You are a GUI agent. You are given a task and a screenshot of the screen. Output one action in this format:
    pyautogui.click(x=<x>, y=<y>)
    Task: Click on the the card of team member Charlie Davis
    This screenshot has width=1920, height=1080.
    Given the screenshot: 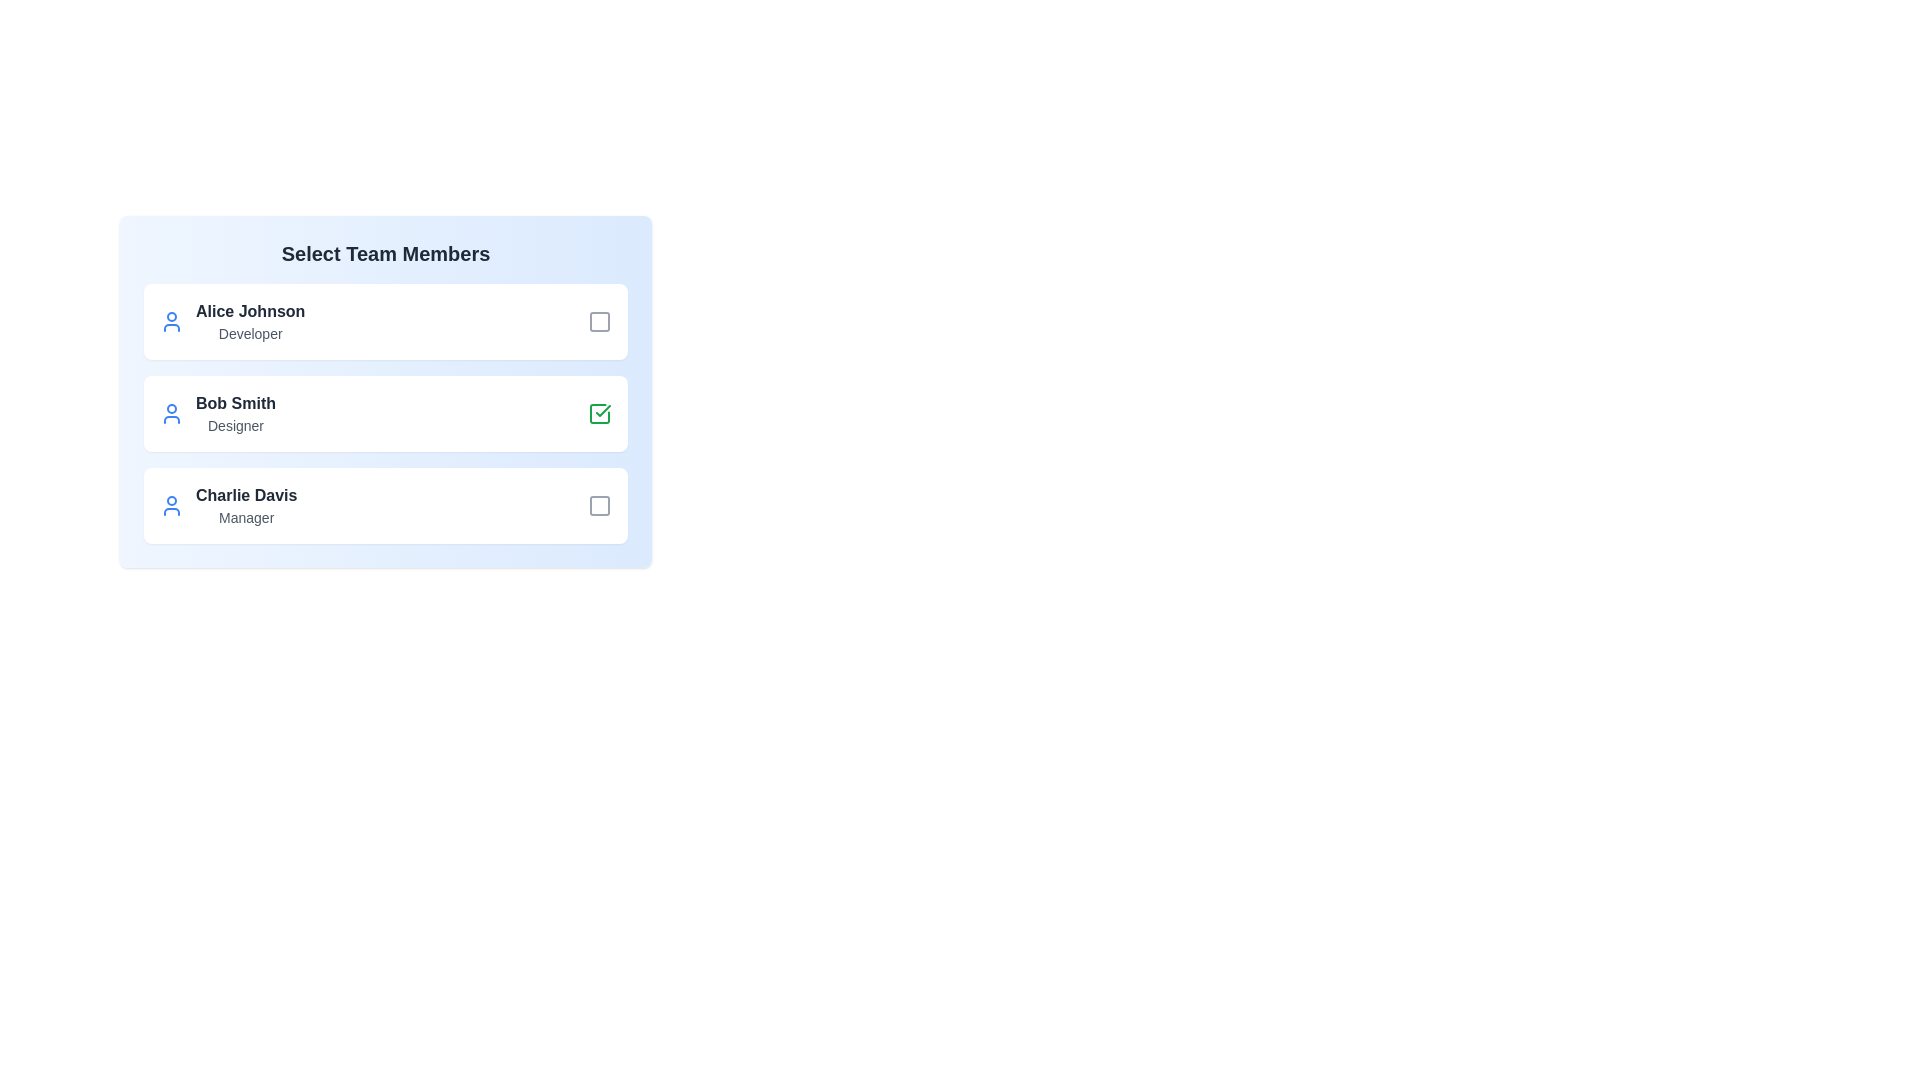 What is the action you would take?
    pyautogui.click(x=385, y=504)
    